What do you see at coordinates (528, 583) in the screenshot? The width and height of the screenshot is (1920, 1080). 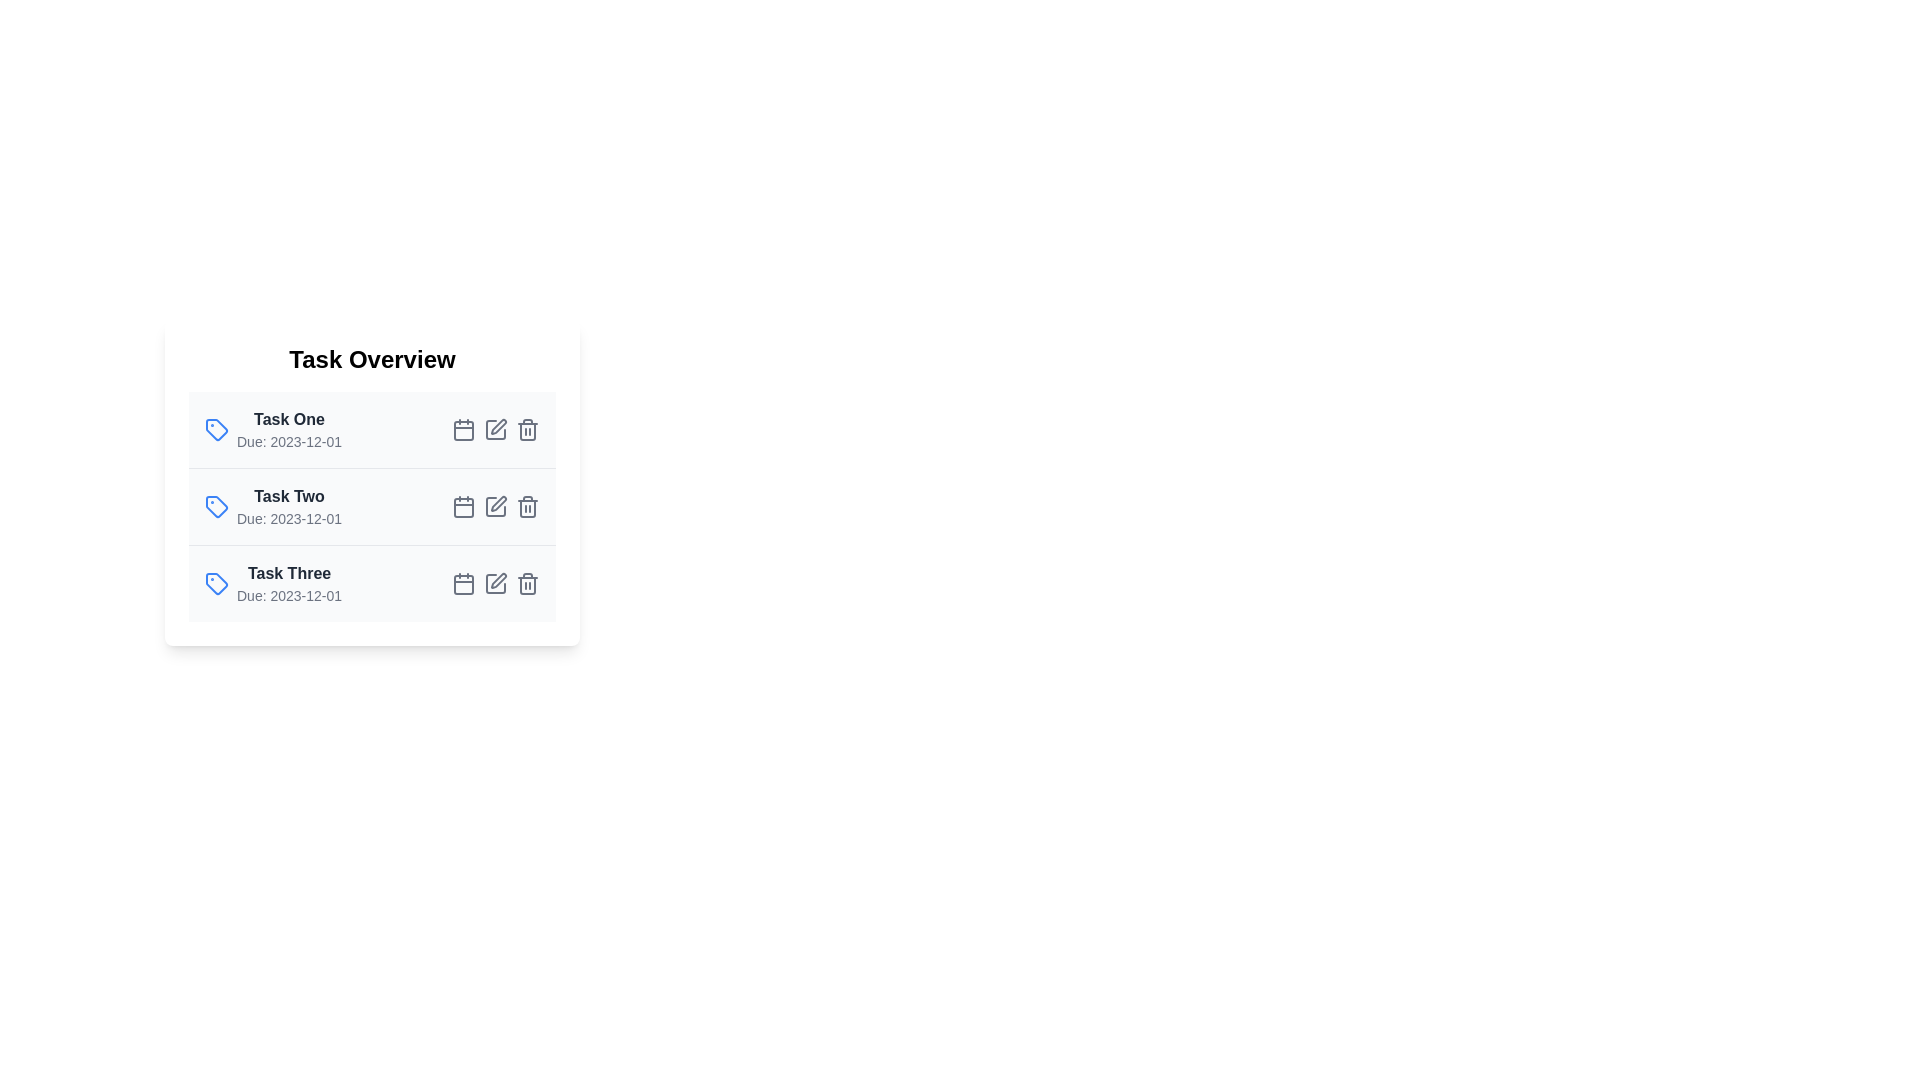 I see `the trash bin icon button, which is located at the far right end of the row for 'Task Three' in the 'Task Overview' section, to change its color to red` at bounding box center [528, 583].